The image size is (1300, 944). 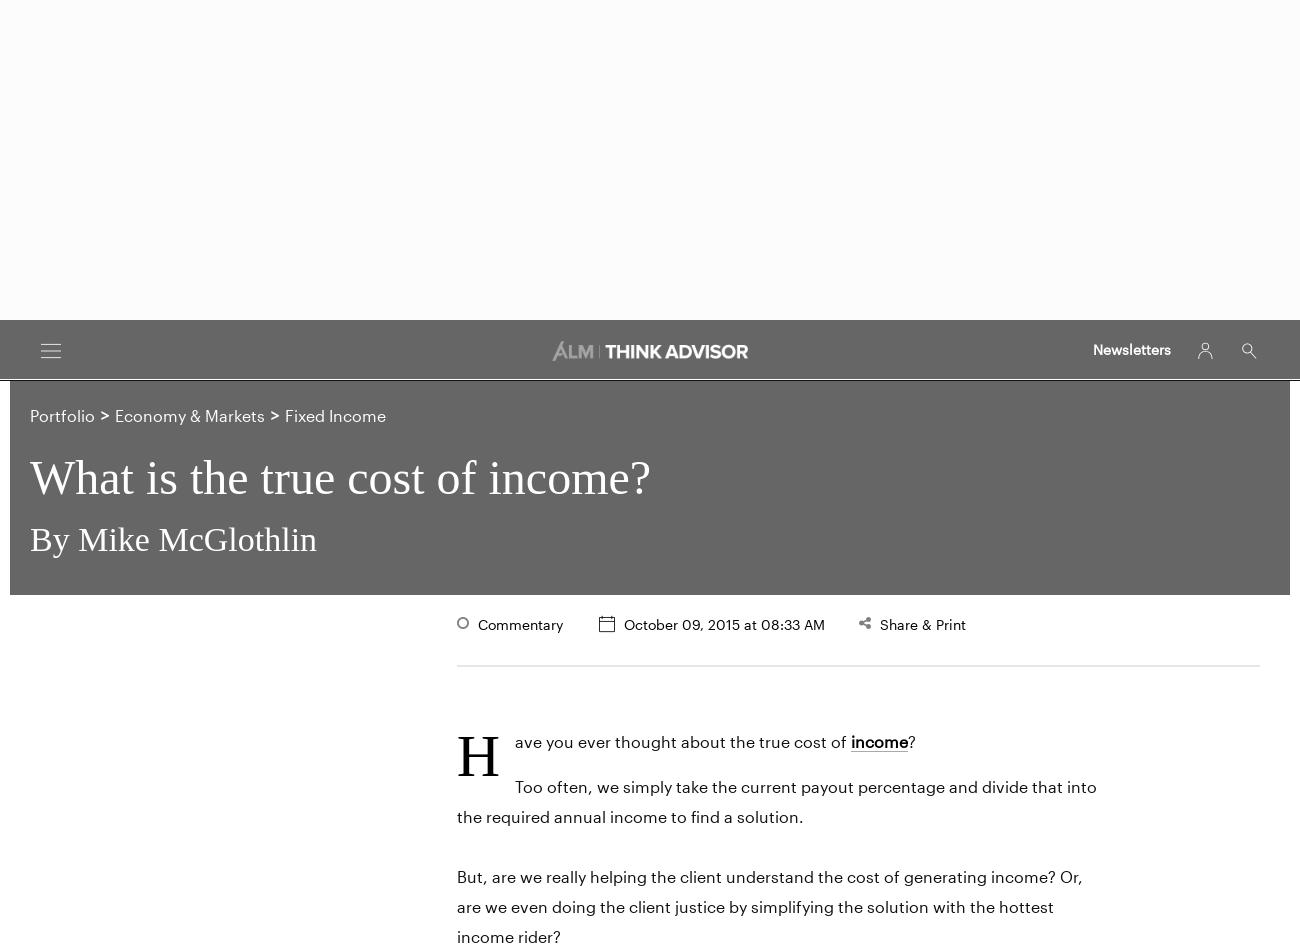 What do you see at coordinates (519, 623) in the screenshot?
I see `'Commentary'` at bounding box center [519, 623].